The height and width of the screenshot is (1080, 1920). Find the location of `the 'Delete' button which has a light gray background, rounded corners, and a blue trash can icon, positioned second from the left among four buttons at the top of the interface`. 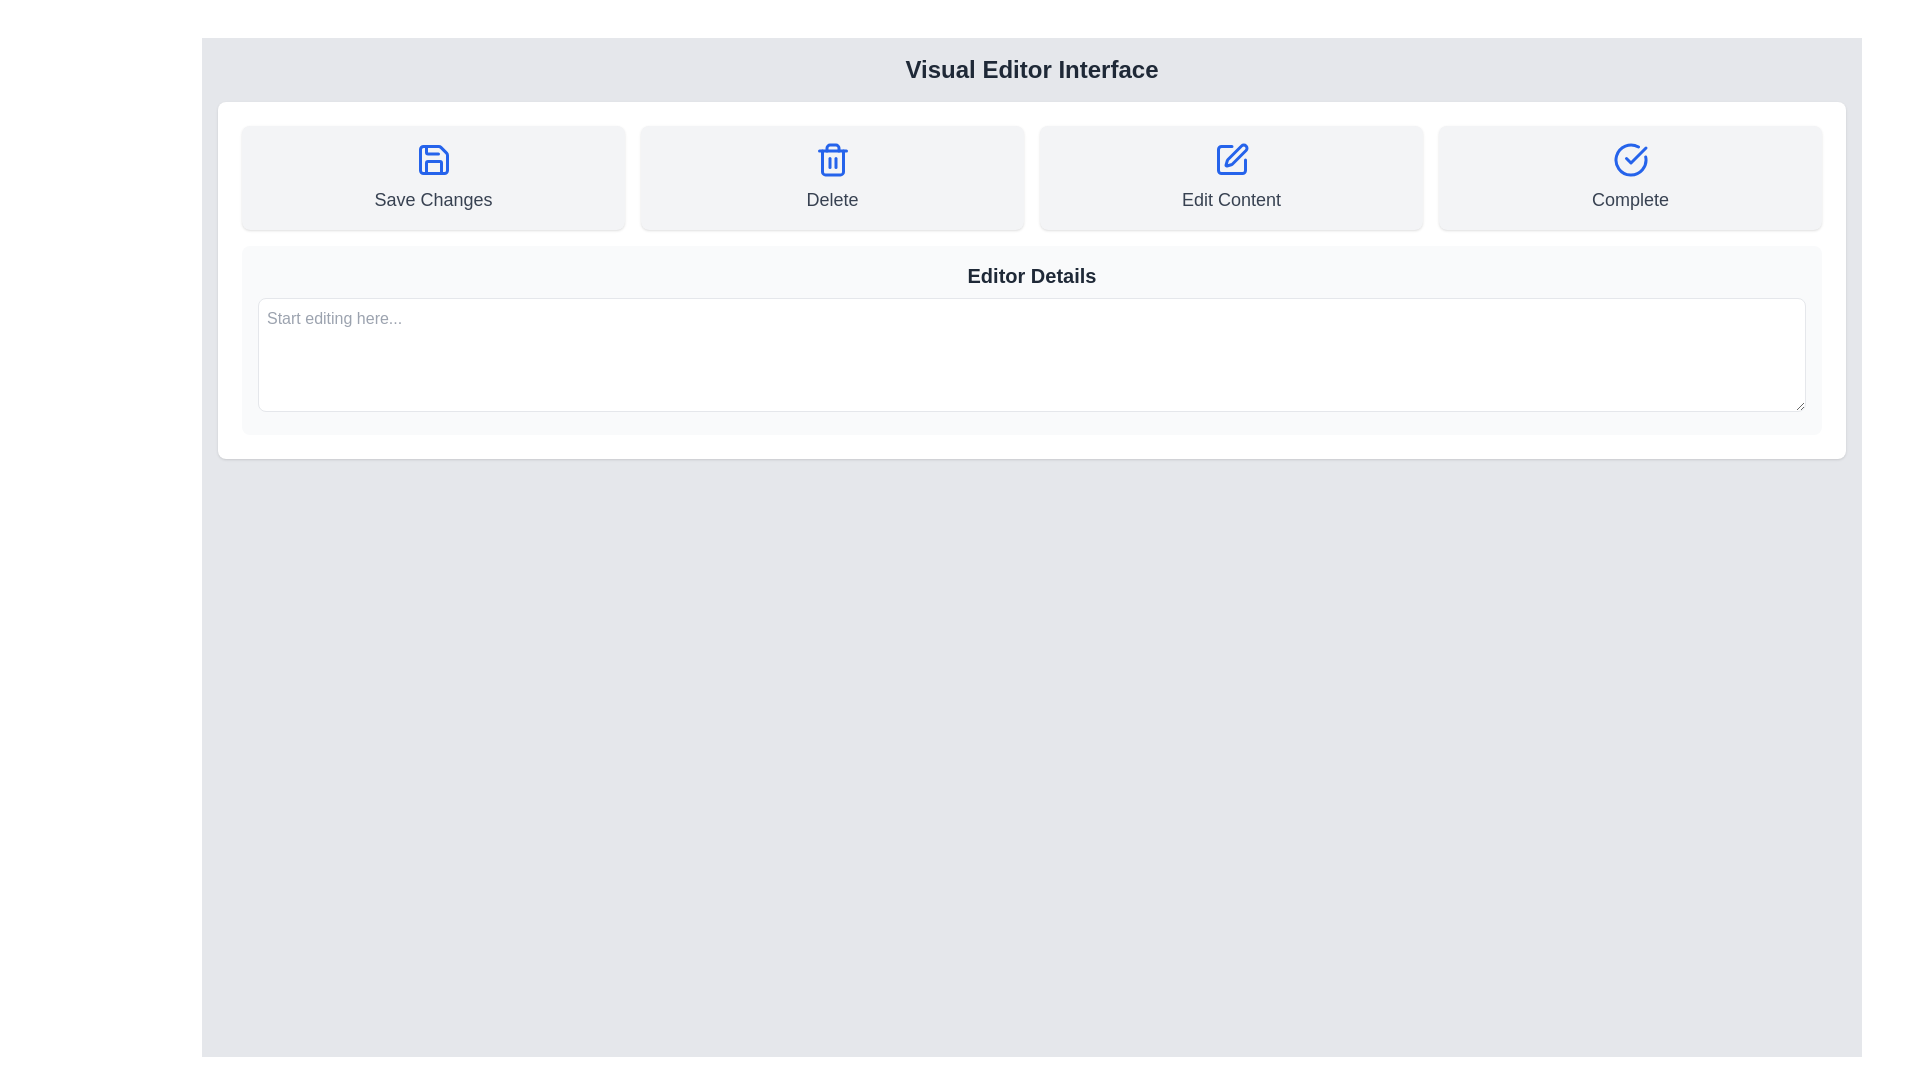

the 'Delete' button which has a light gray background, rounded corners, and a blue trash can icon, positioned second from the left among four buttons at the top of the interface is located at coordinates (832, 176).